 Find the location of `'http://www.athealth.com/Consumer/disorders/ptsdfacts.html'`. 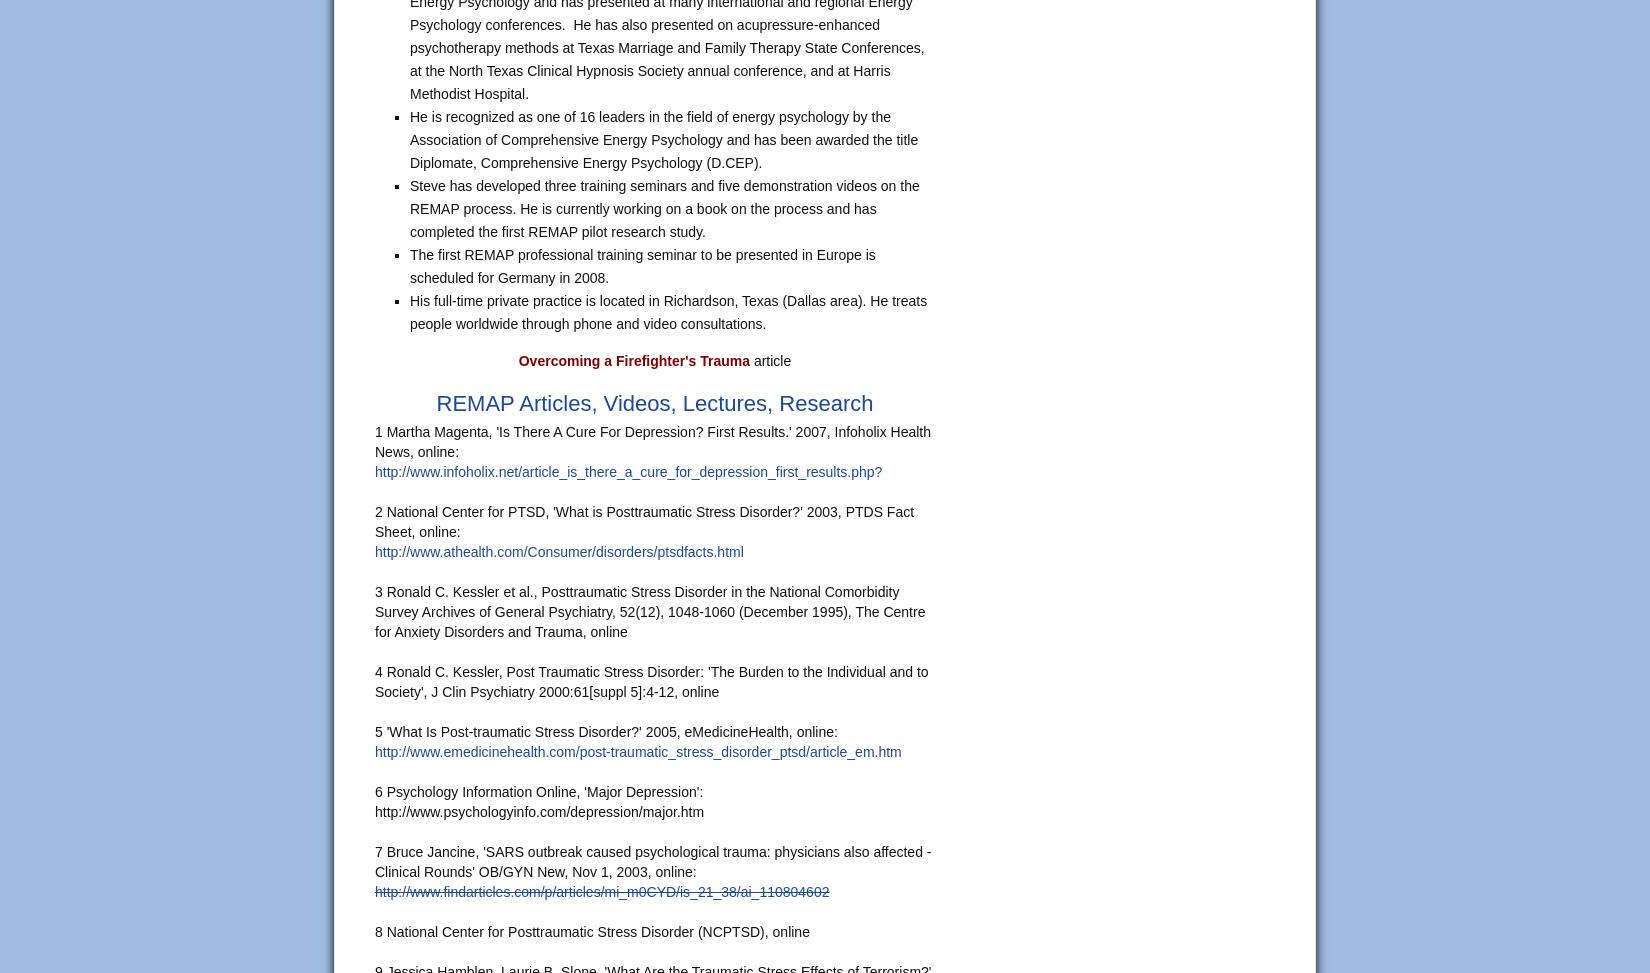

'http://www.athealth.com/Consumer/disorders/ptsdfacts.html' is located at coordinates (558, 550).